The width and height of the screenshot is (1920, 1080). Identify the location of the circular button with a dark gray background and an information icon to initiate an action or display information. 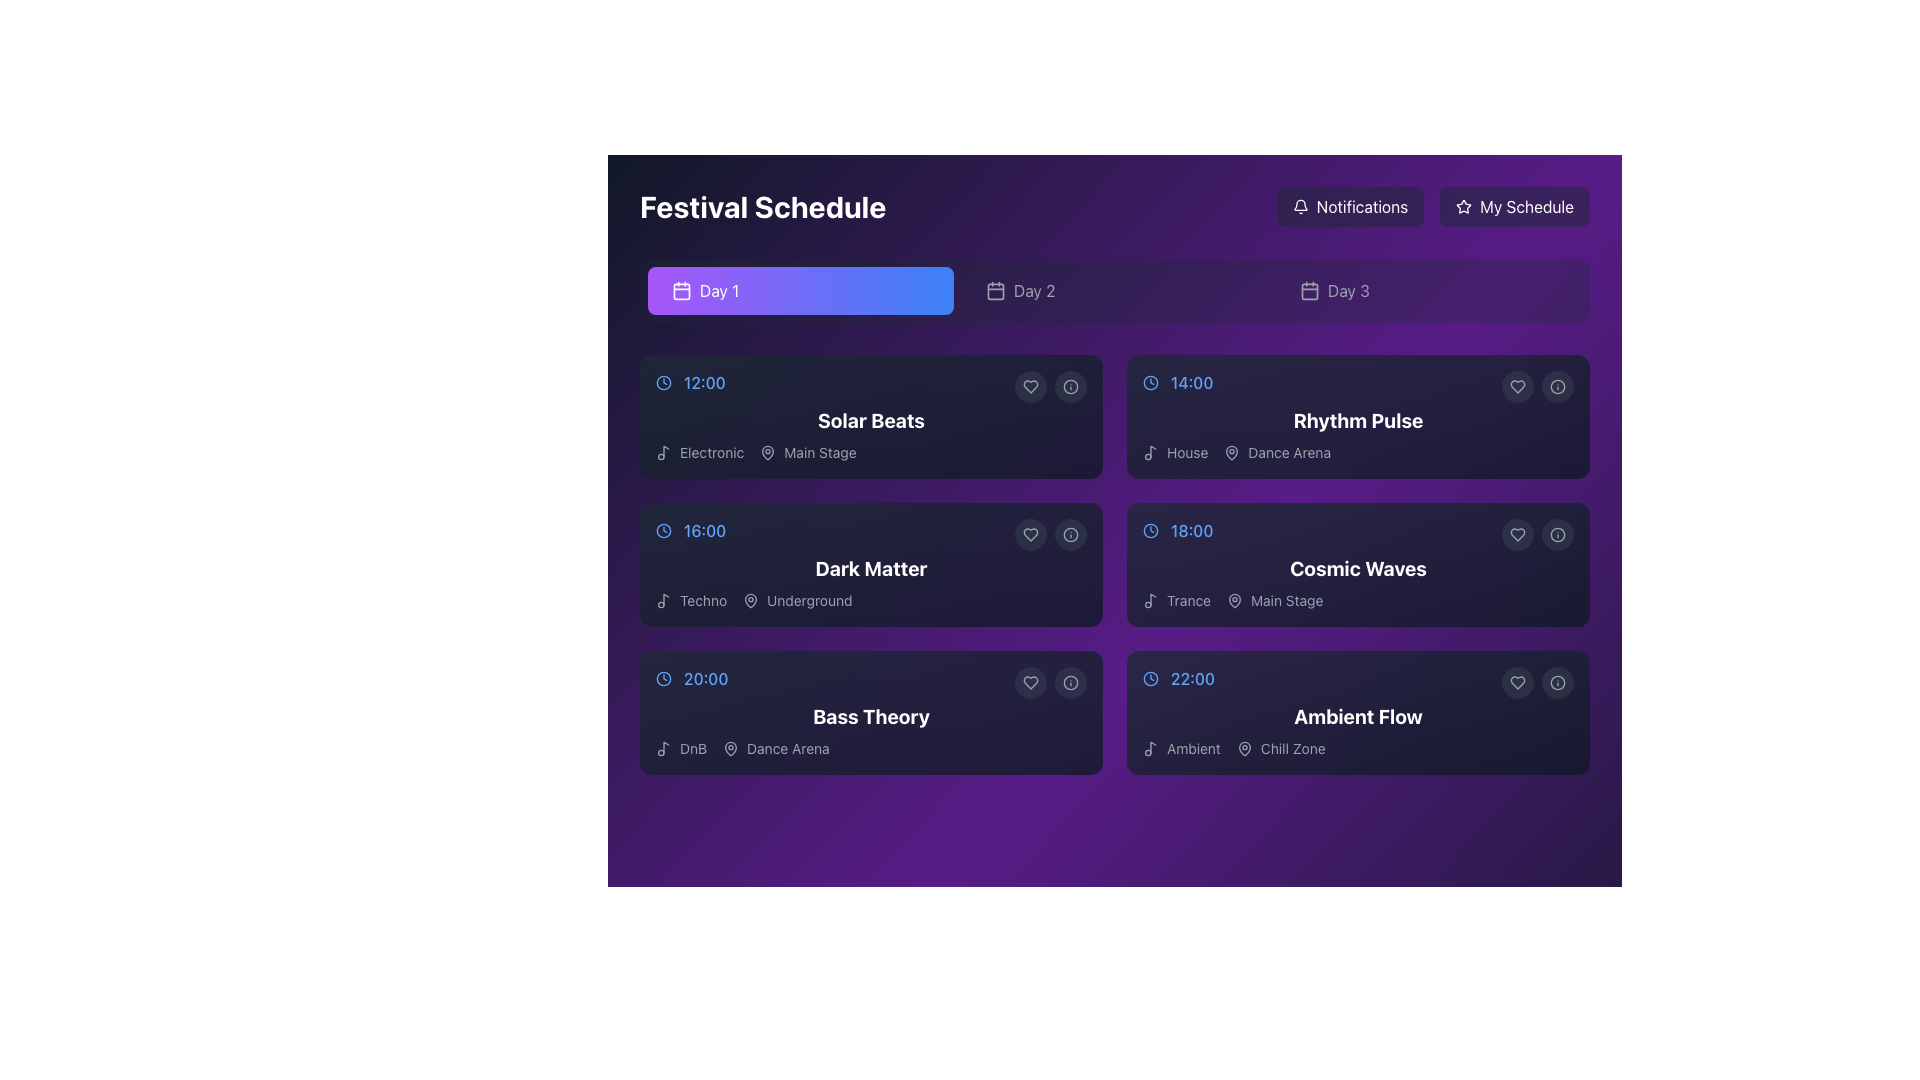
(1069, 681).